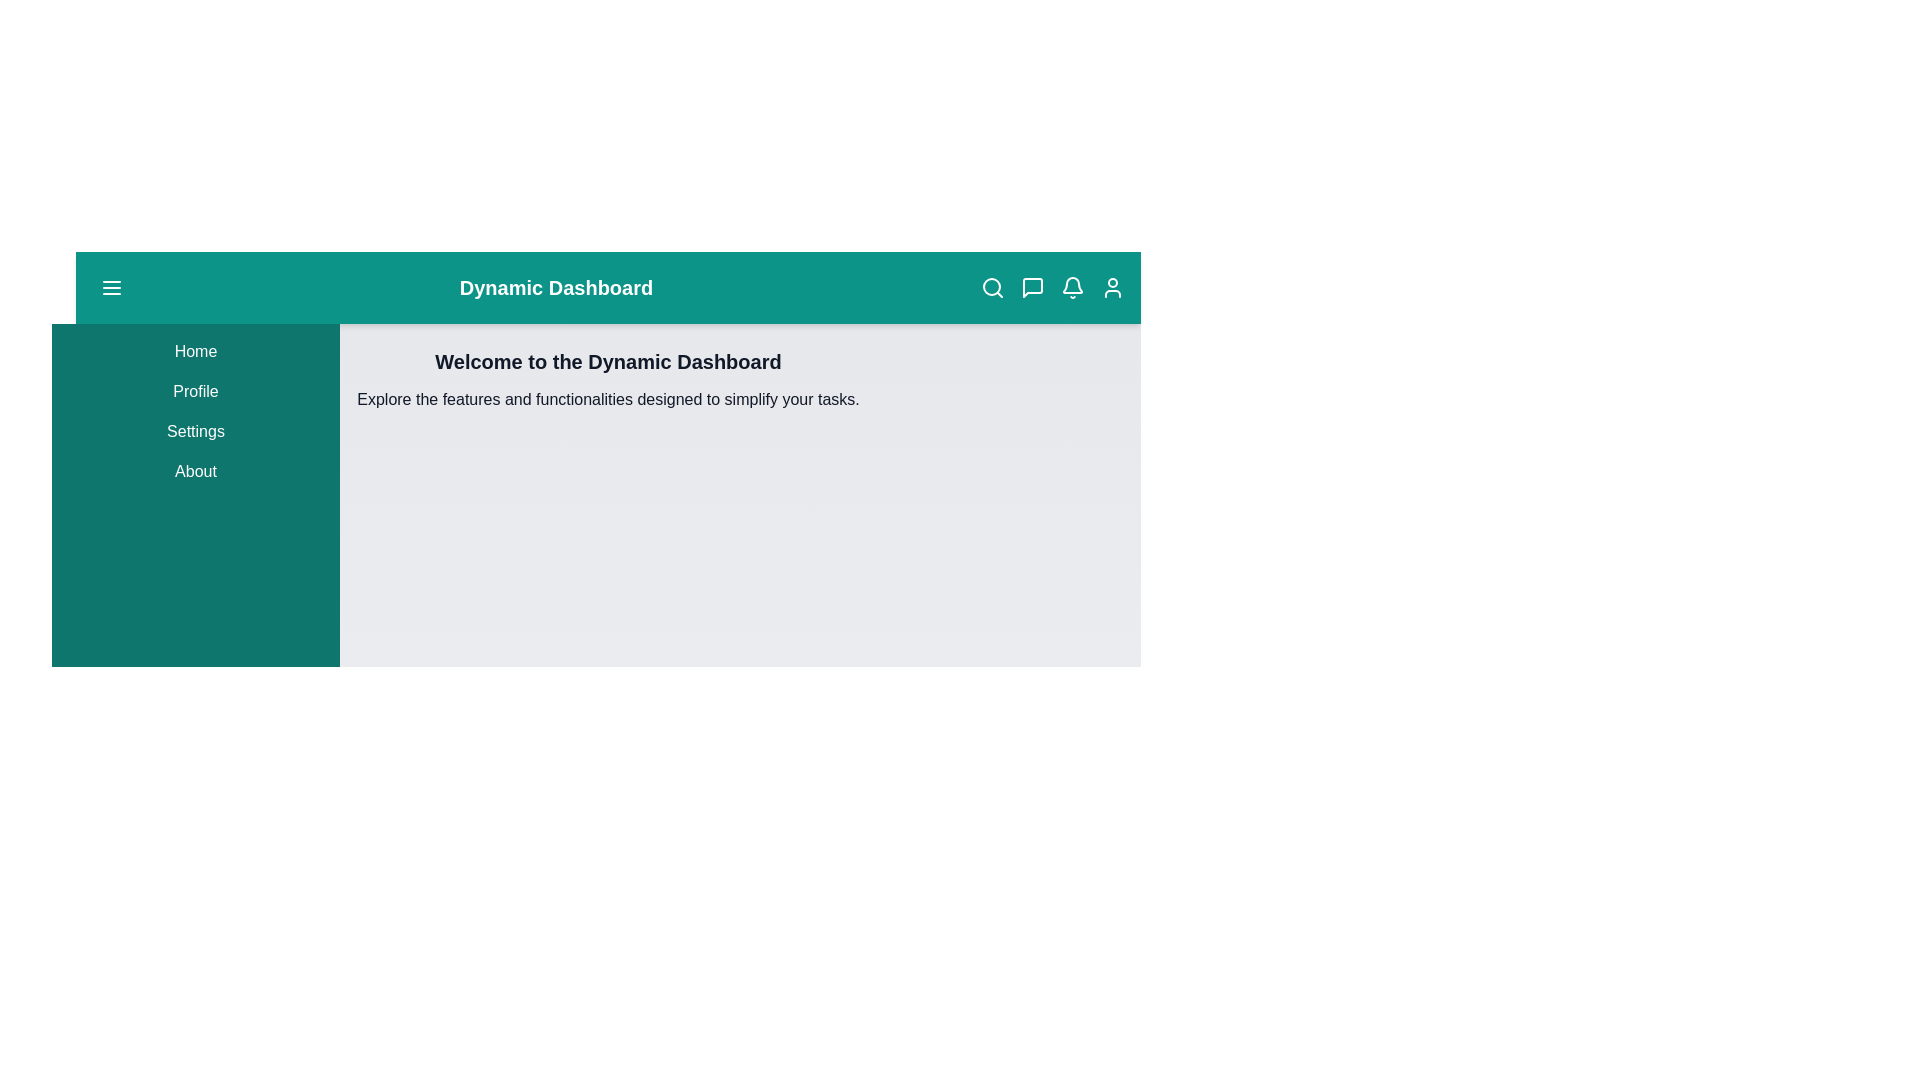  I want to click on the menu item Profile in the sidebar, so click(196, 392).